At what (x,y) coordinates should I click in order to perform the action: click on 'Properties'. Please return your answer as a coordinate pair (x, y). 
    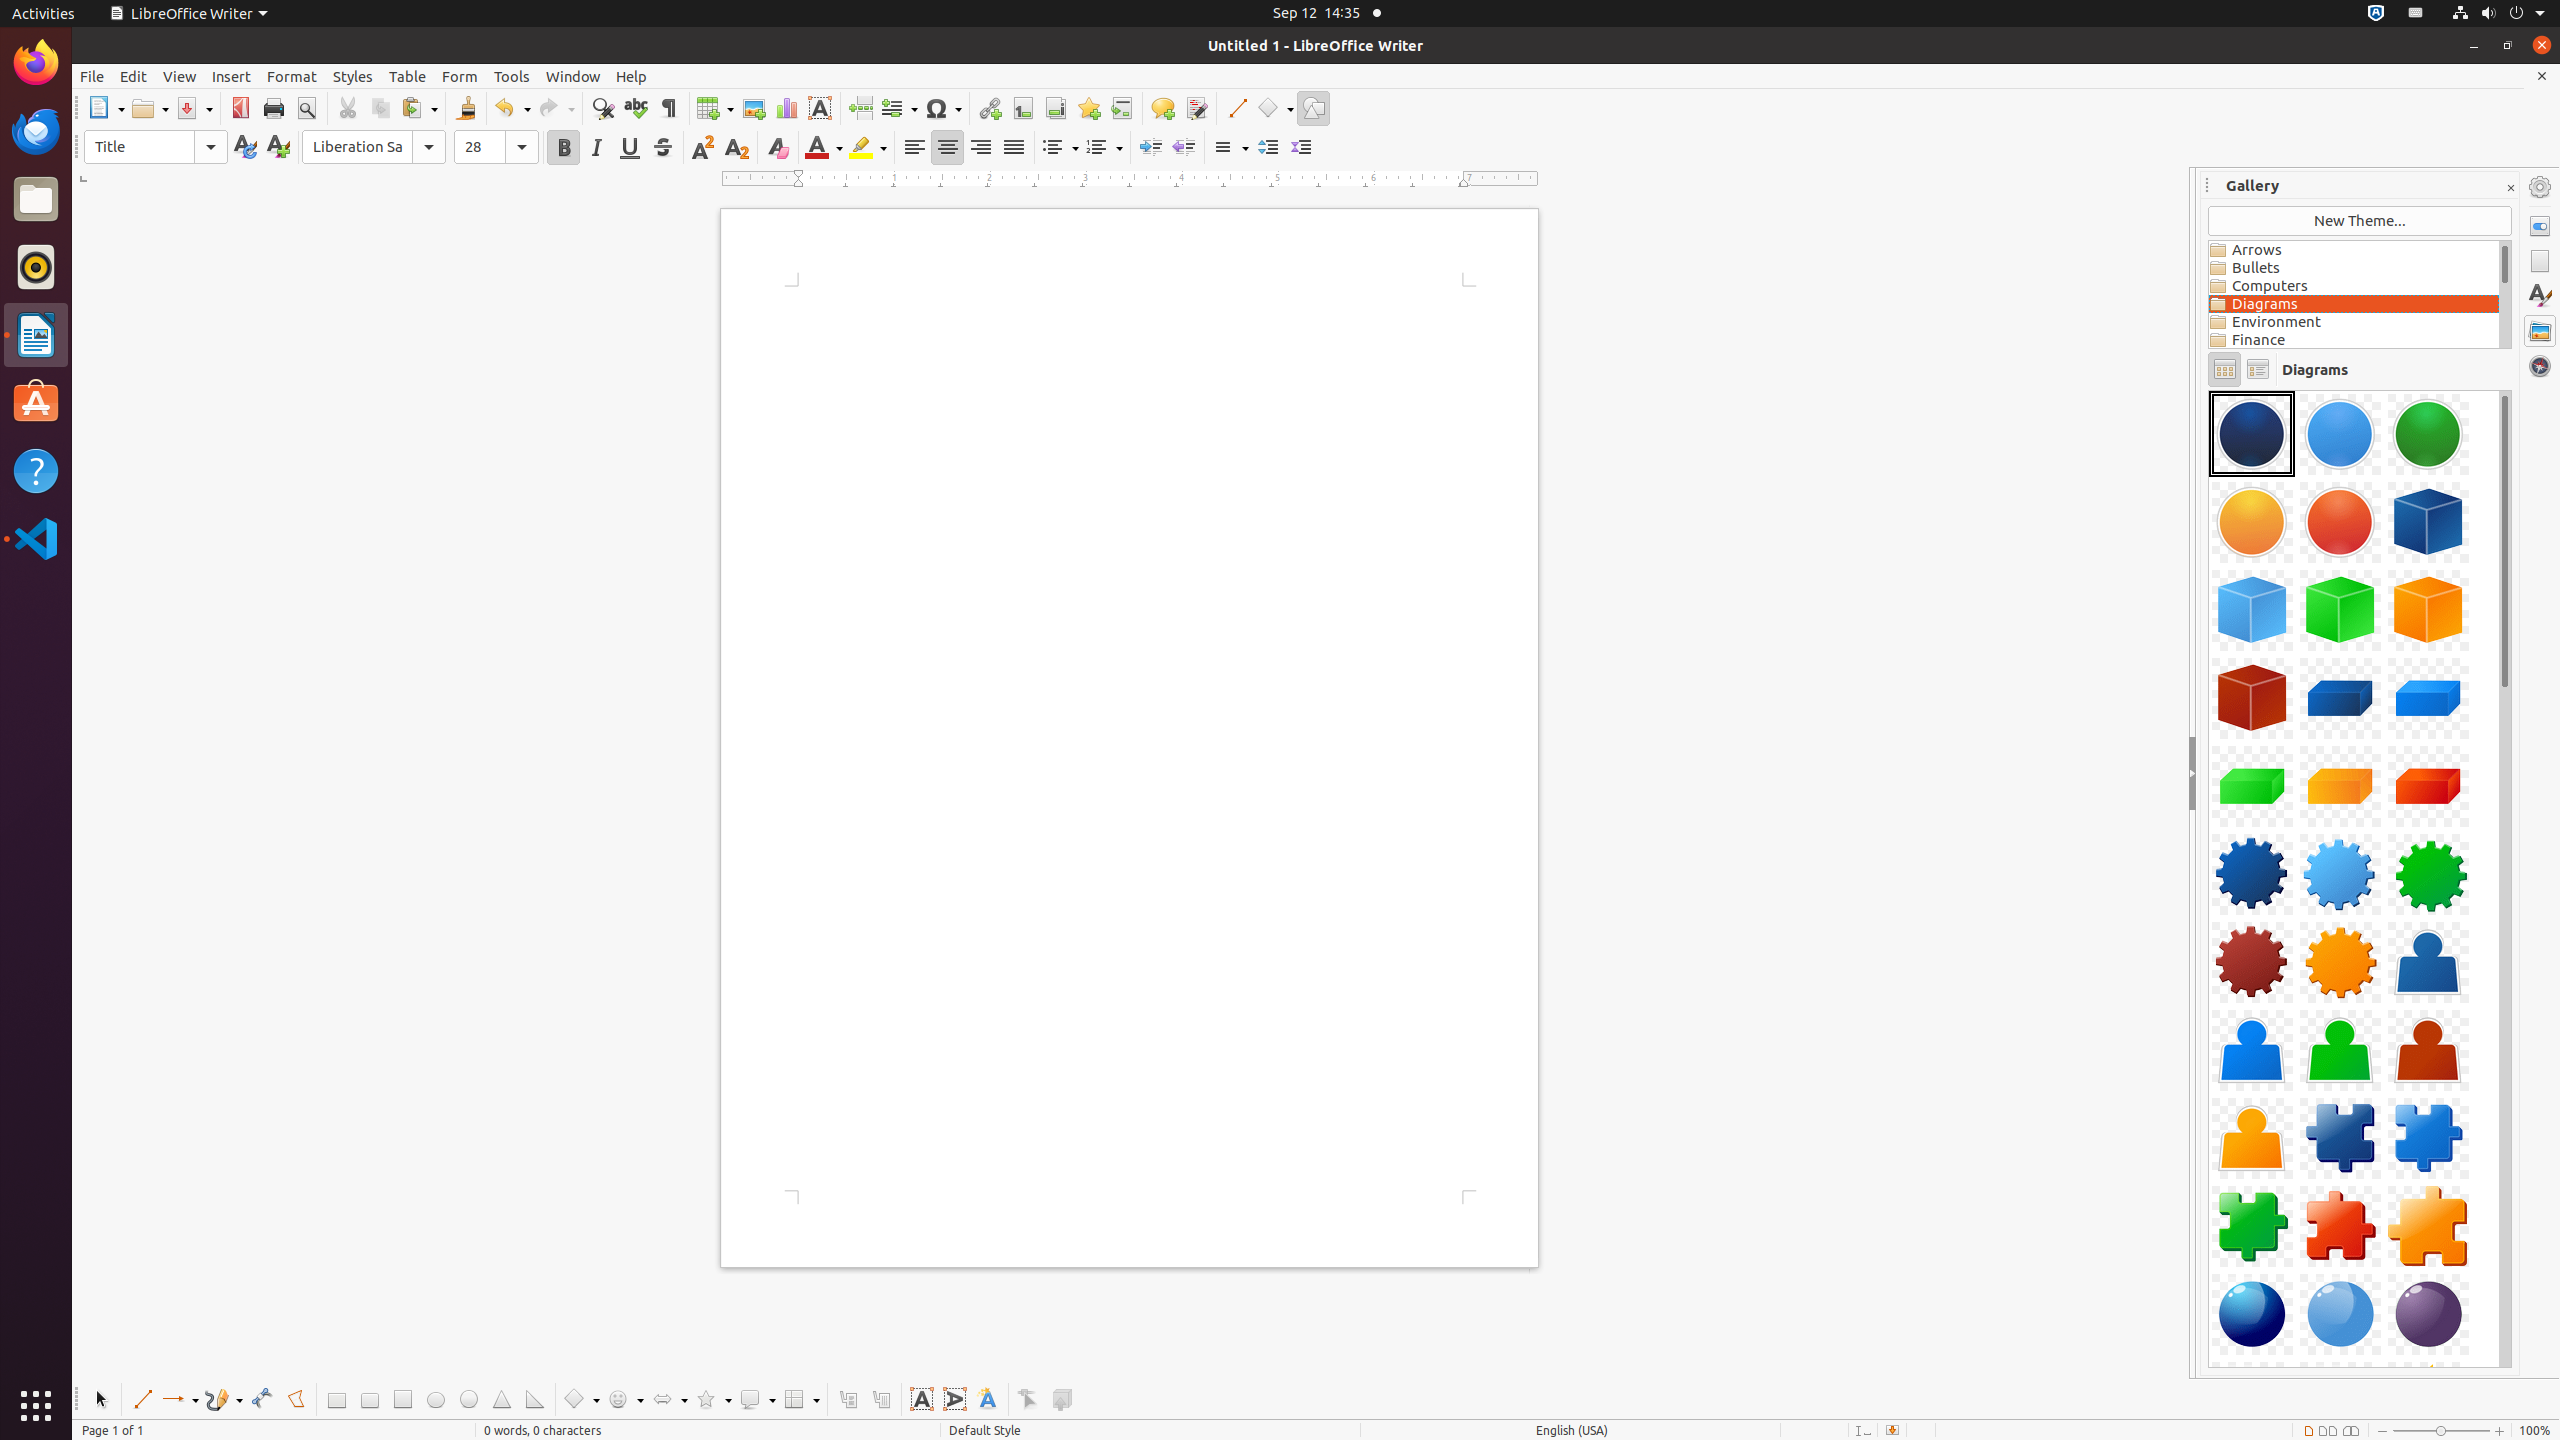
    Looking at the image, I should click on (2539, 225).